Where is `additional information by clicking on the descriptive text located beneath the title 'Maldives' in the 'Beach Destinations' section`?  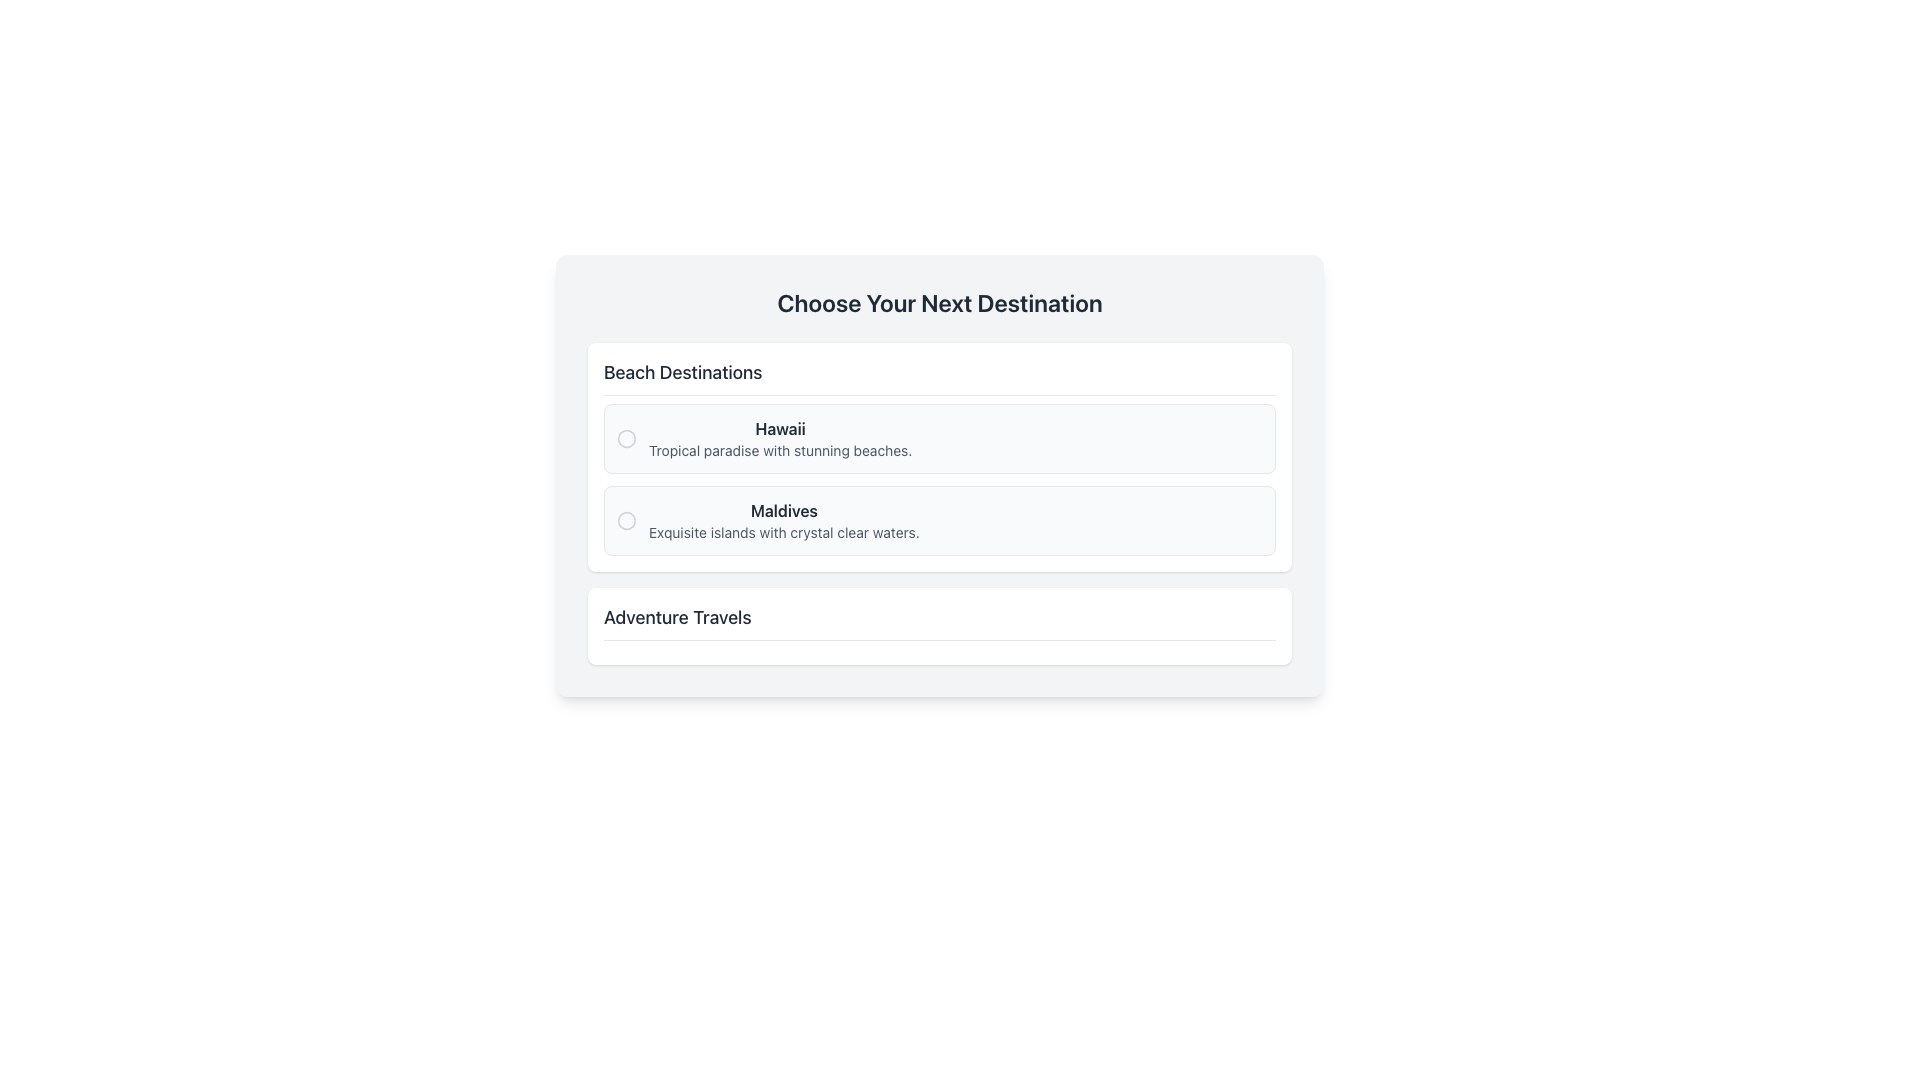 additional information by clicking on the descriptive text located beneath the title 'Maldives' in the 'Beach Destinations' section is located at coordinates (783, 531).